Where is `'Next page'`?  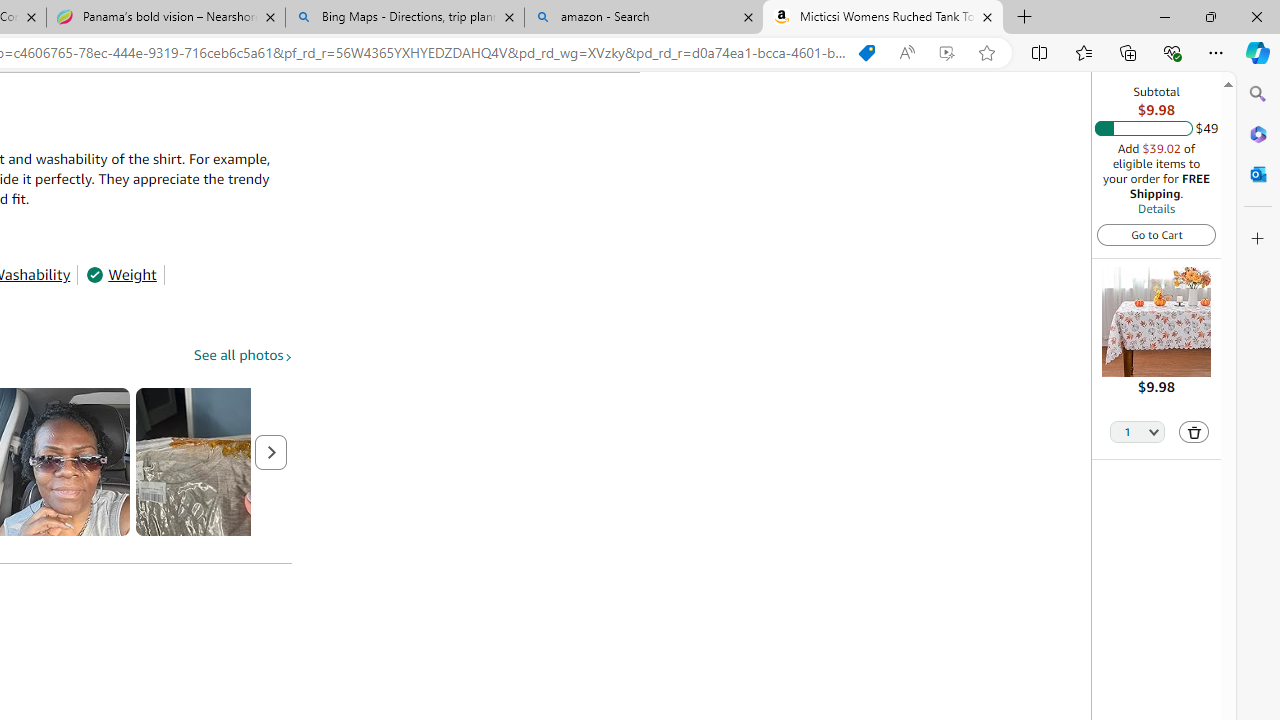
'Next page' is located at coordinates (270, 452).